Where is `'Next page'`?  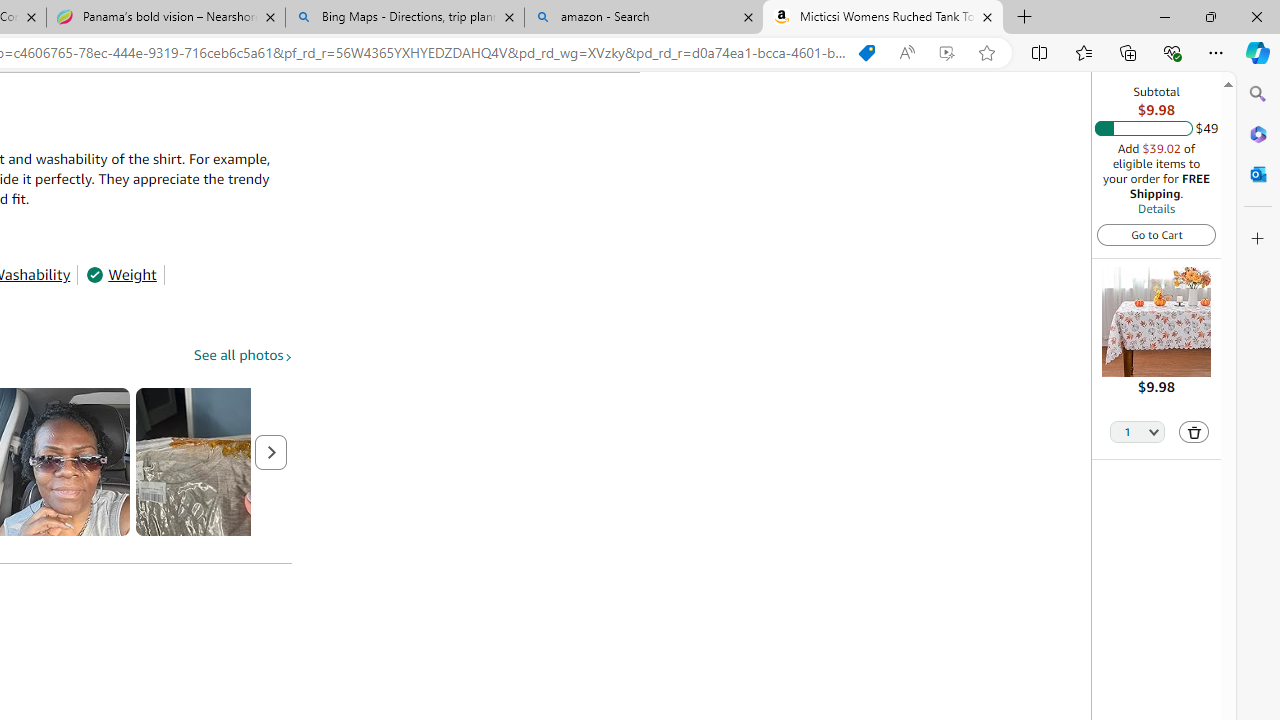
'Next page' is located at coordinates (270, 452).